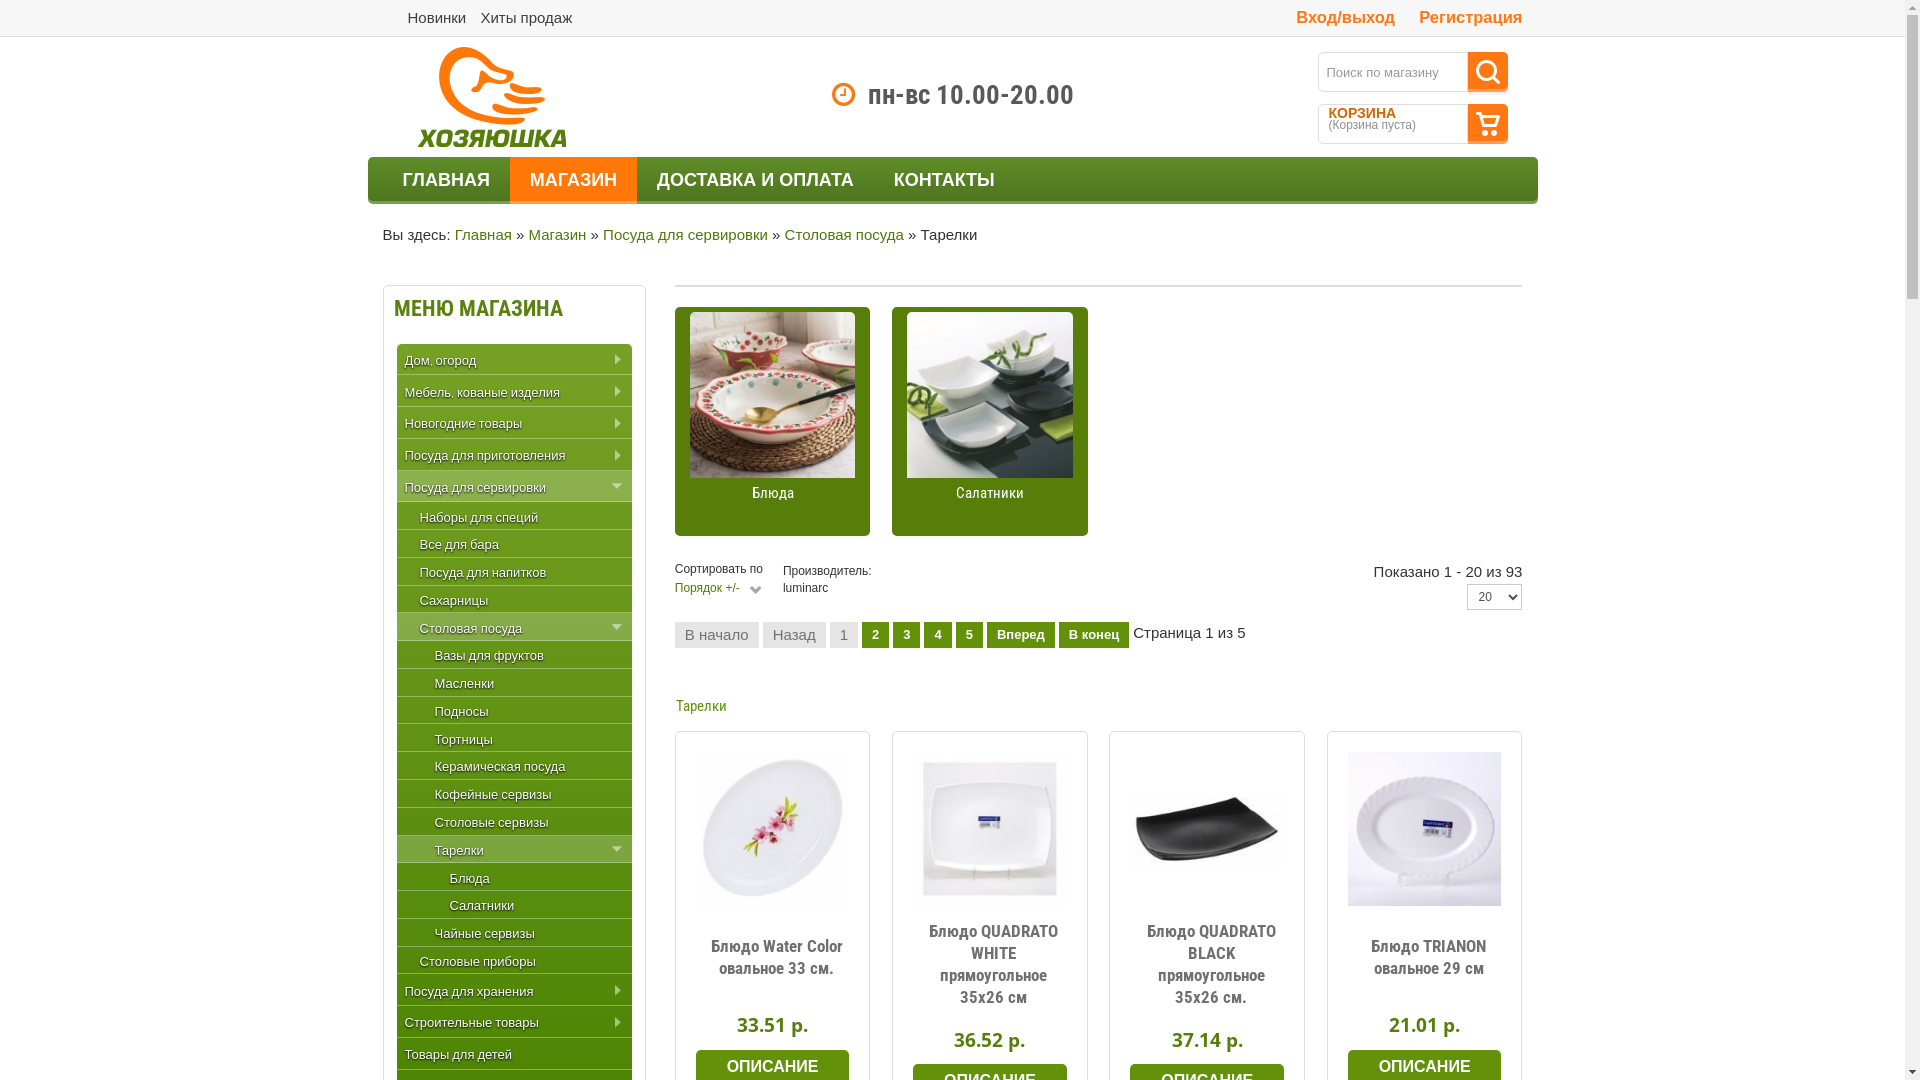 Image resolution: width=1920 pixels, height=1080 pixels. I want to click on '2', so click(875, 635).